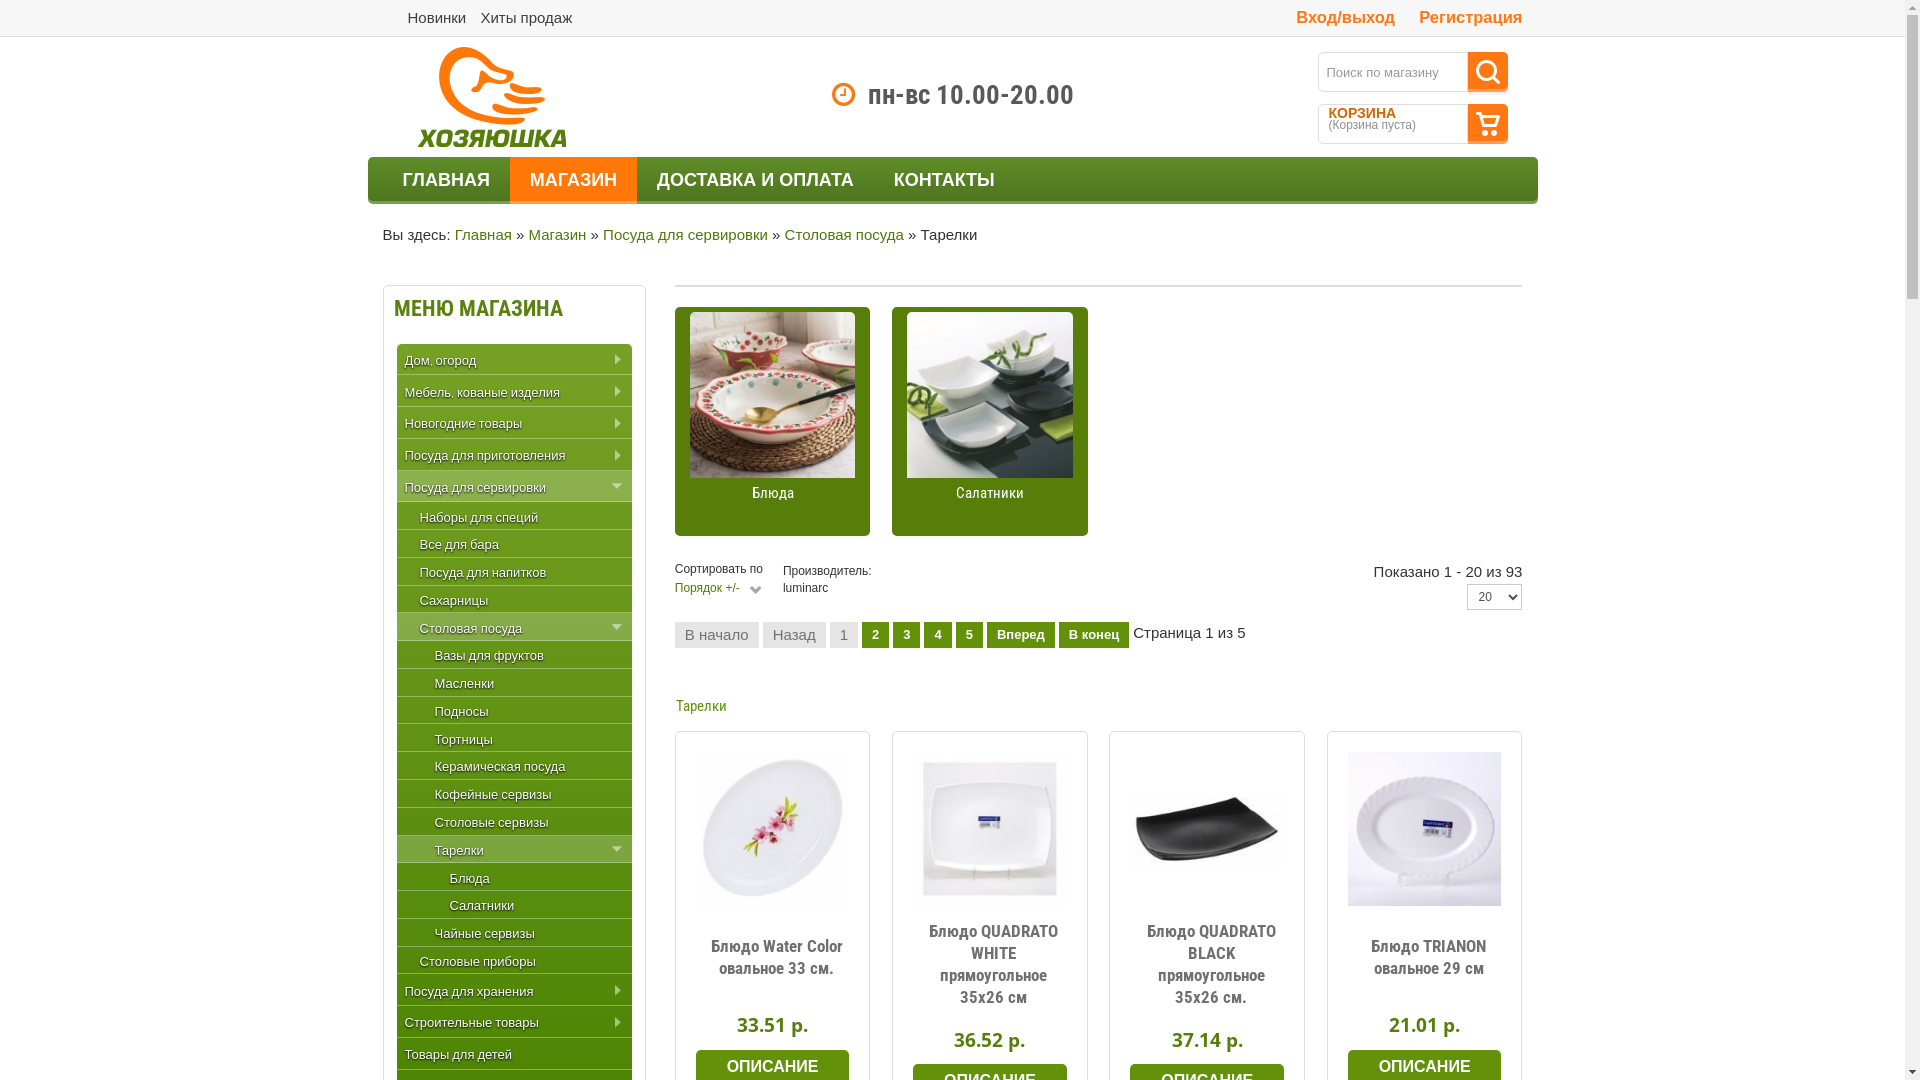 Image resolution: width=1920 pixels, height=1080 pixels. I want to click on '2', so click(875, 635).